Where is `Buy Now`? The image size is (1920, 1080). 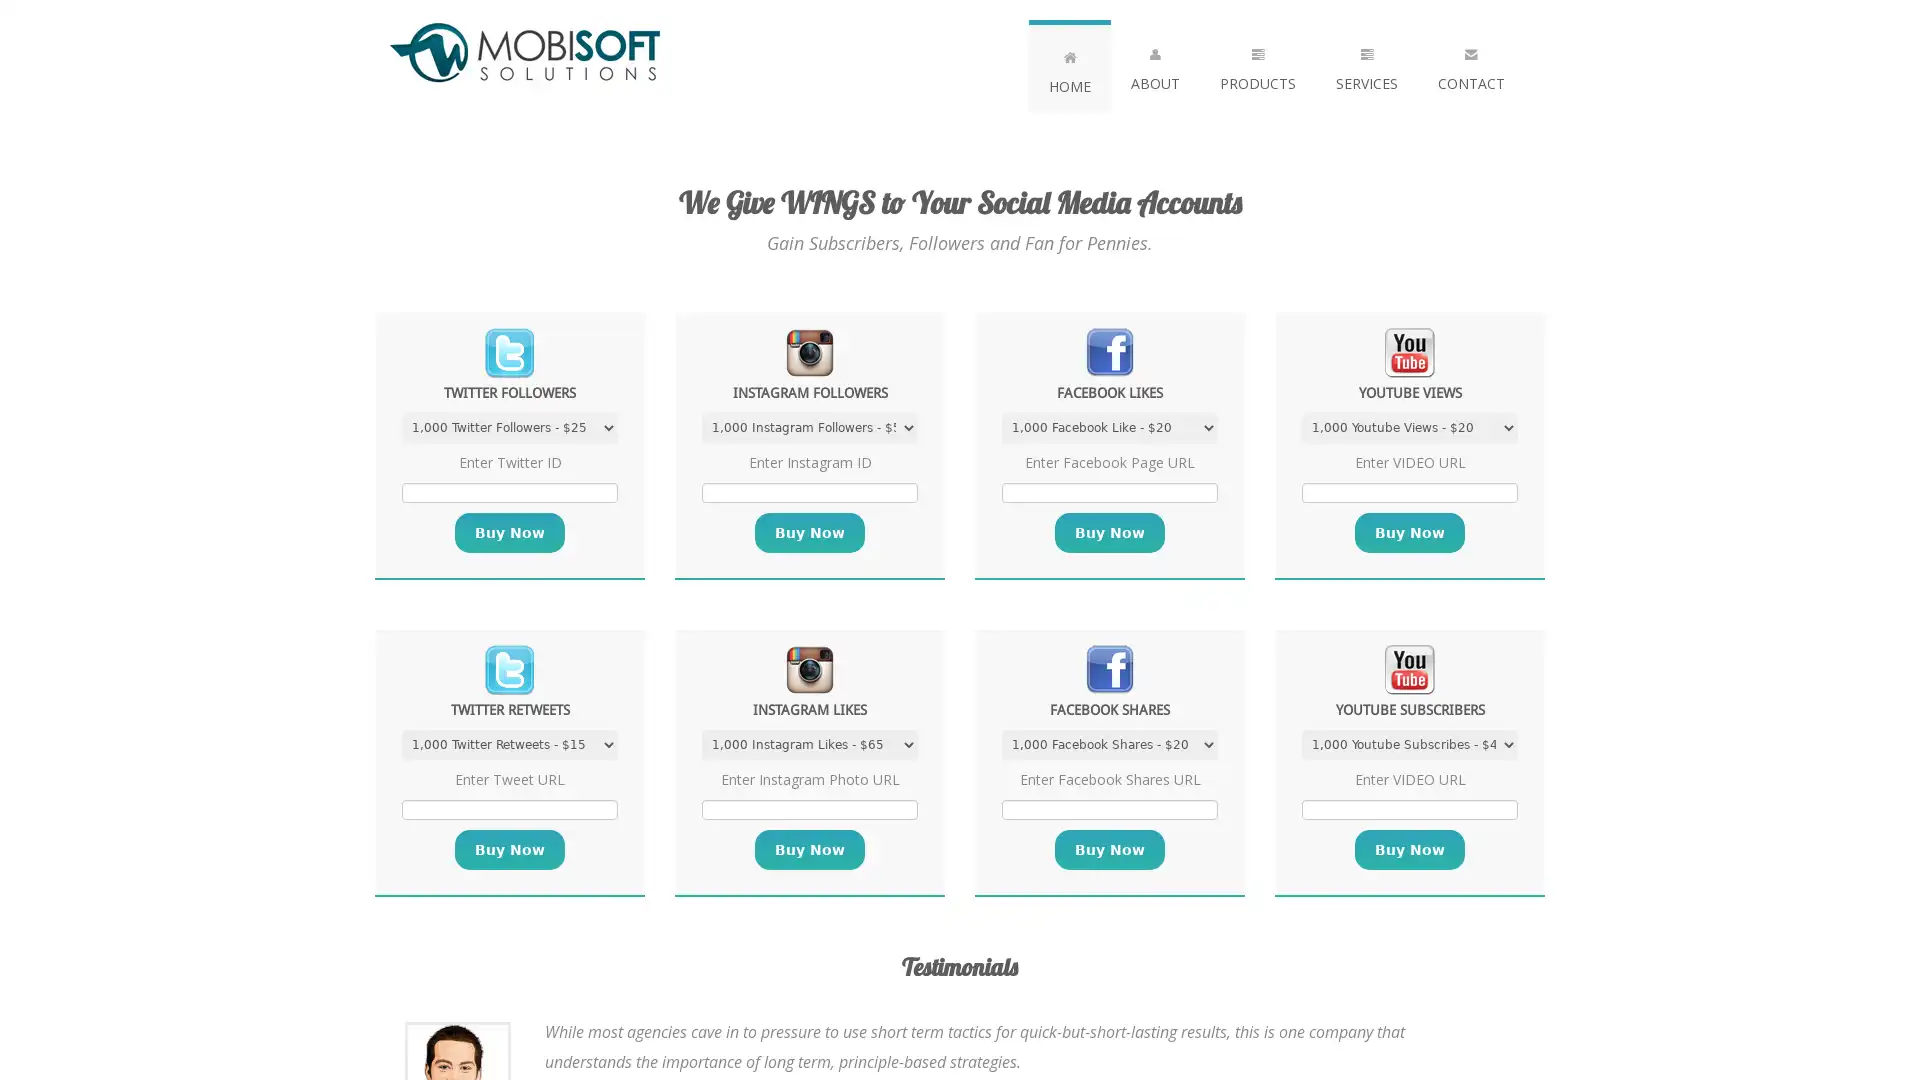
Buy Now is located at coordinates (1409, 849).